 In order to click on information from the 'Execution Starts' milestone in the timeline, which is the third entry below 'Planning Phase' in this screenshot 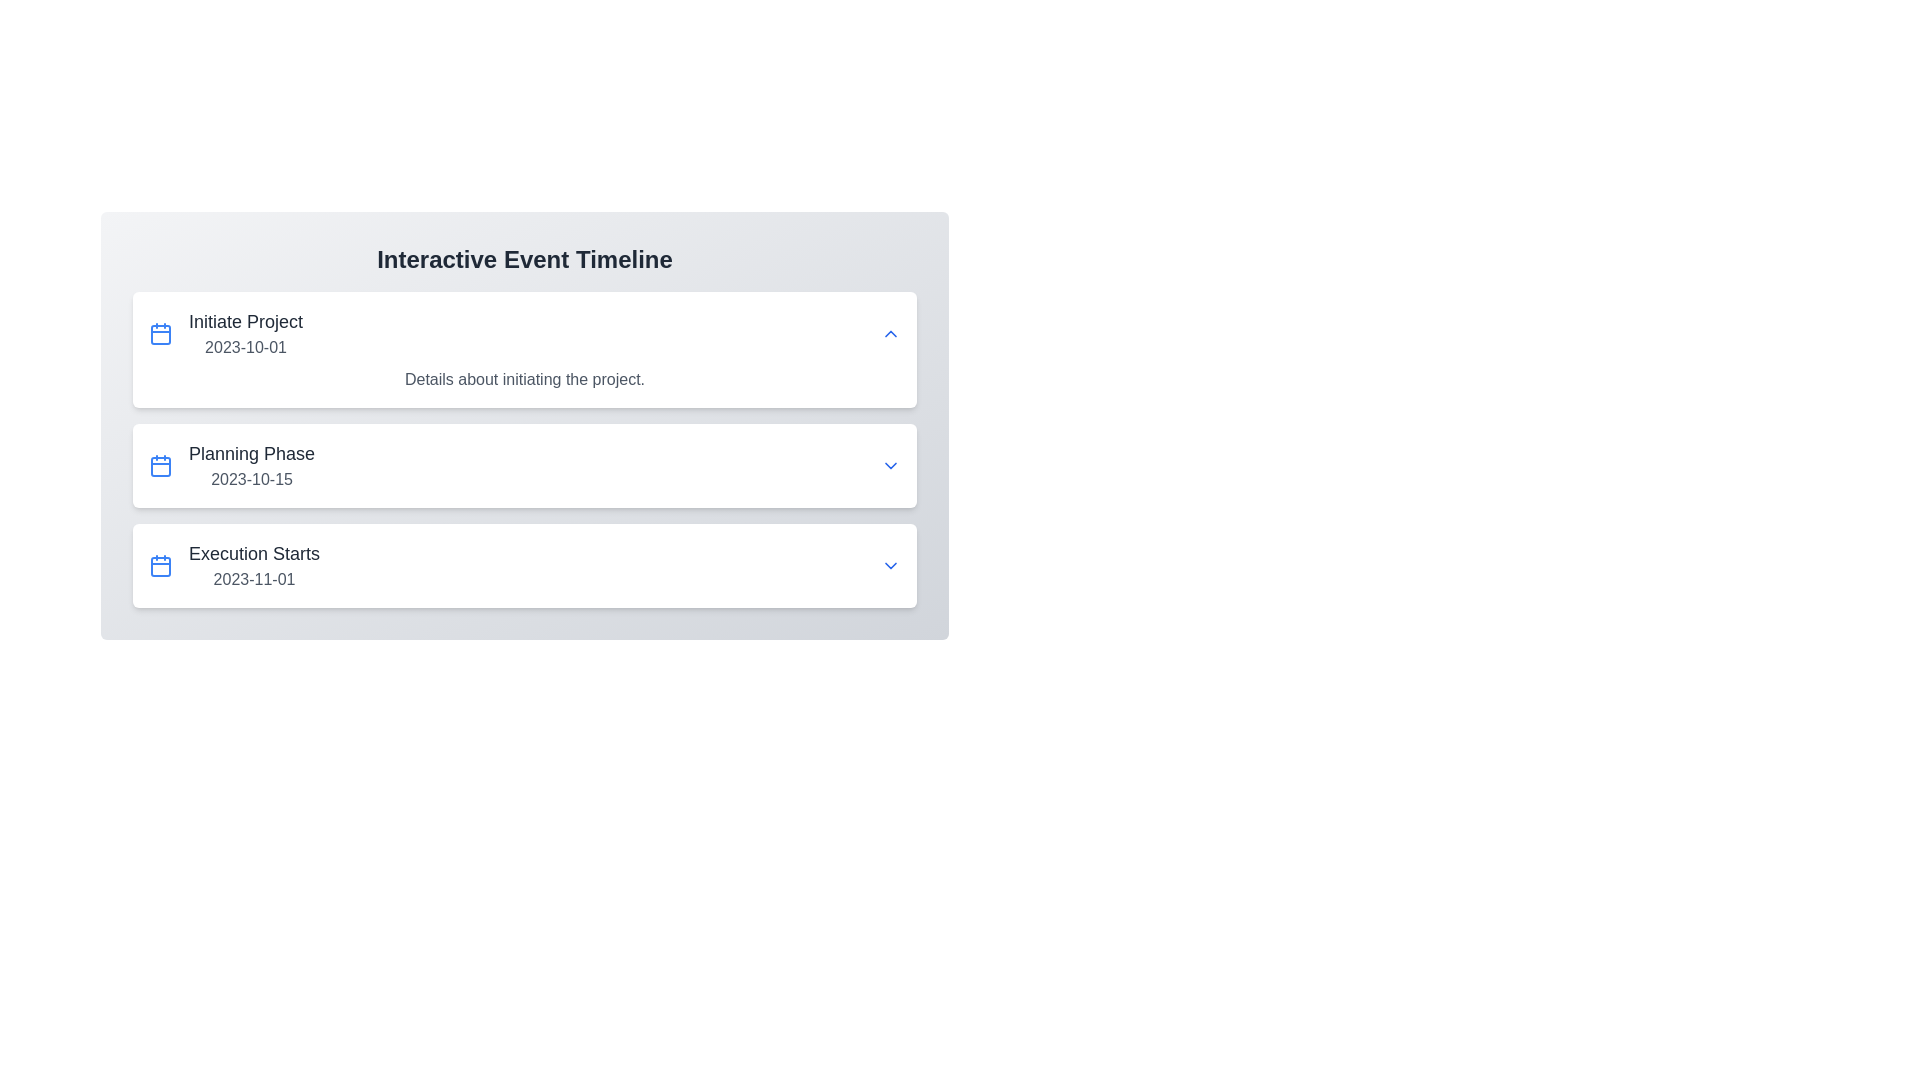, I will do `click(253, 566)`.